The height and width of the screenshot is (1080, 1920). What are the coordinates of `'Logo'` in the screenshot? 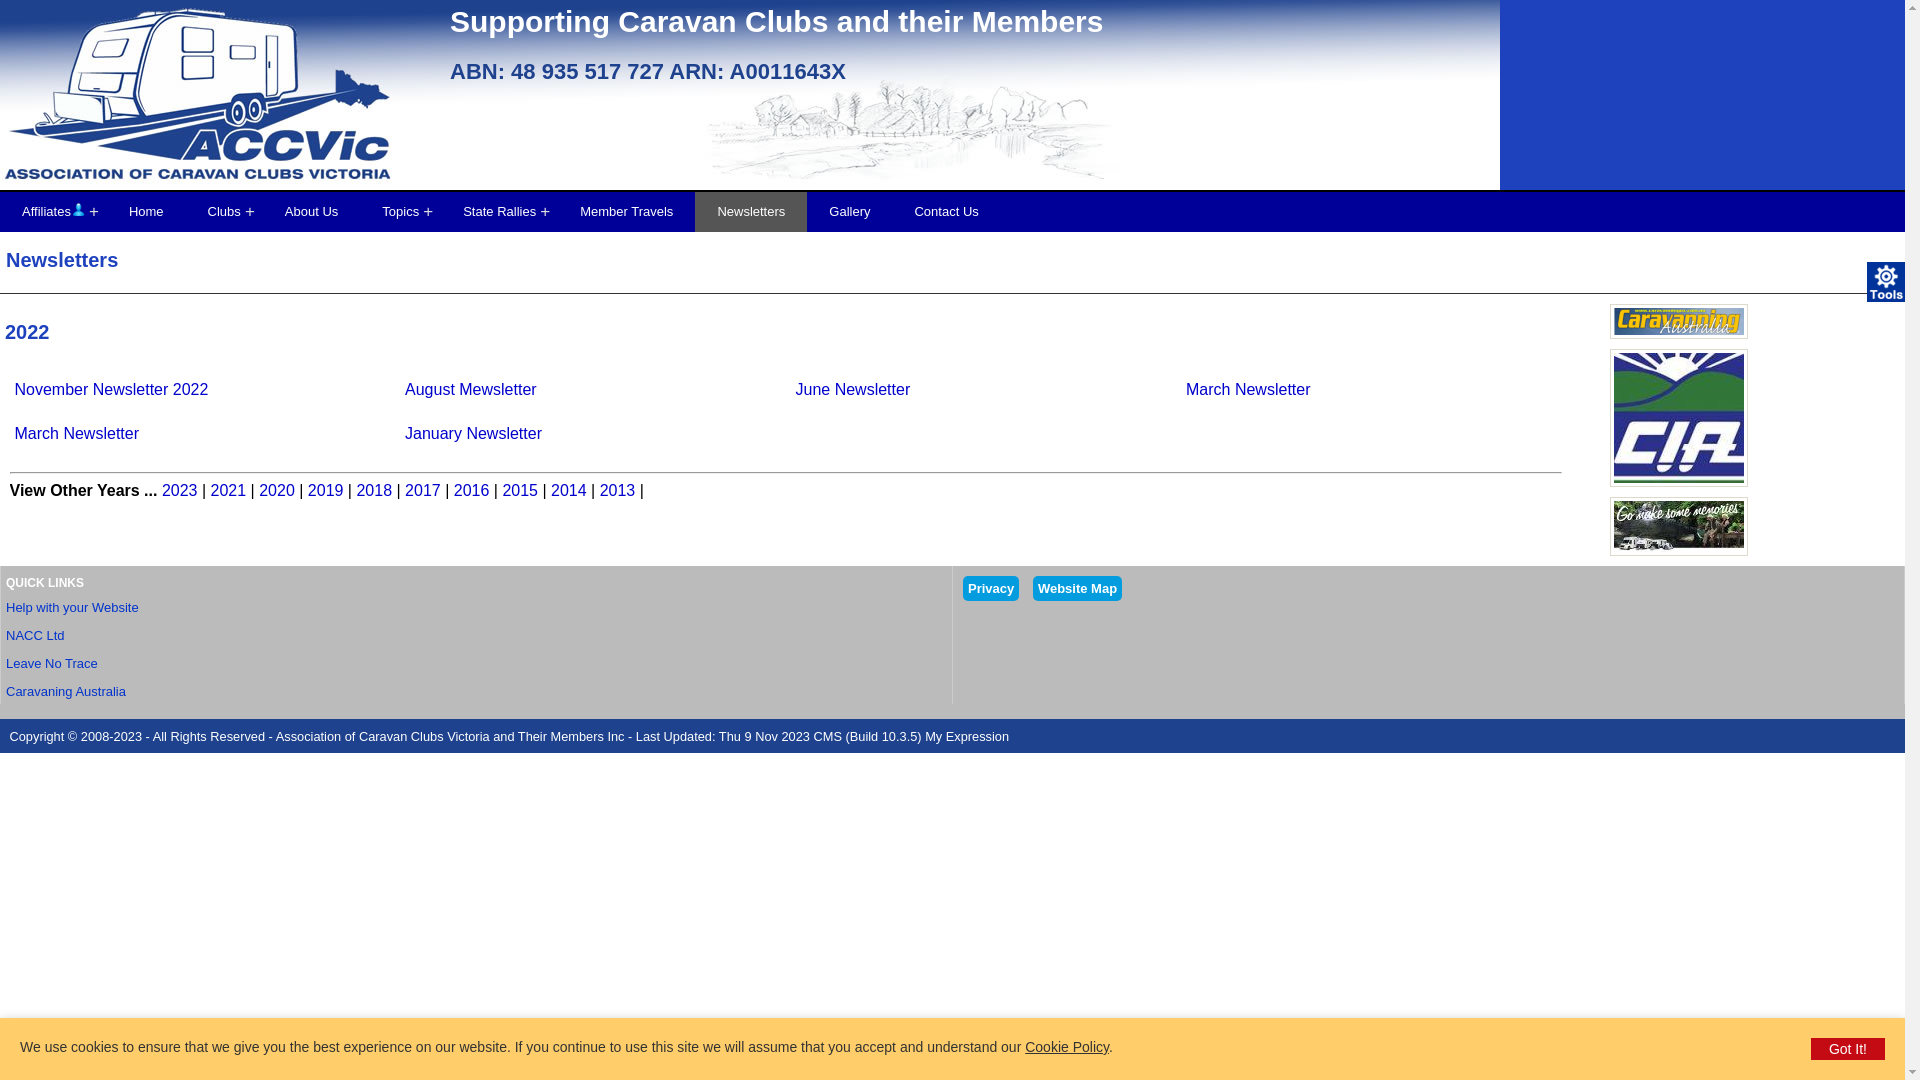 It's located at (220, 104).